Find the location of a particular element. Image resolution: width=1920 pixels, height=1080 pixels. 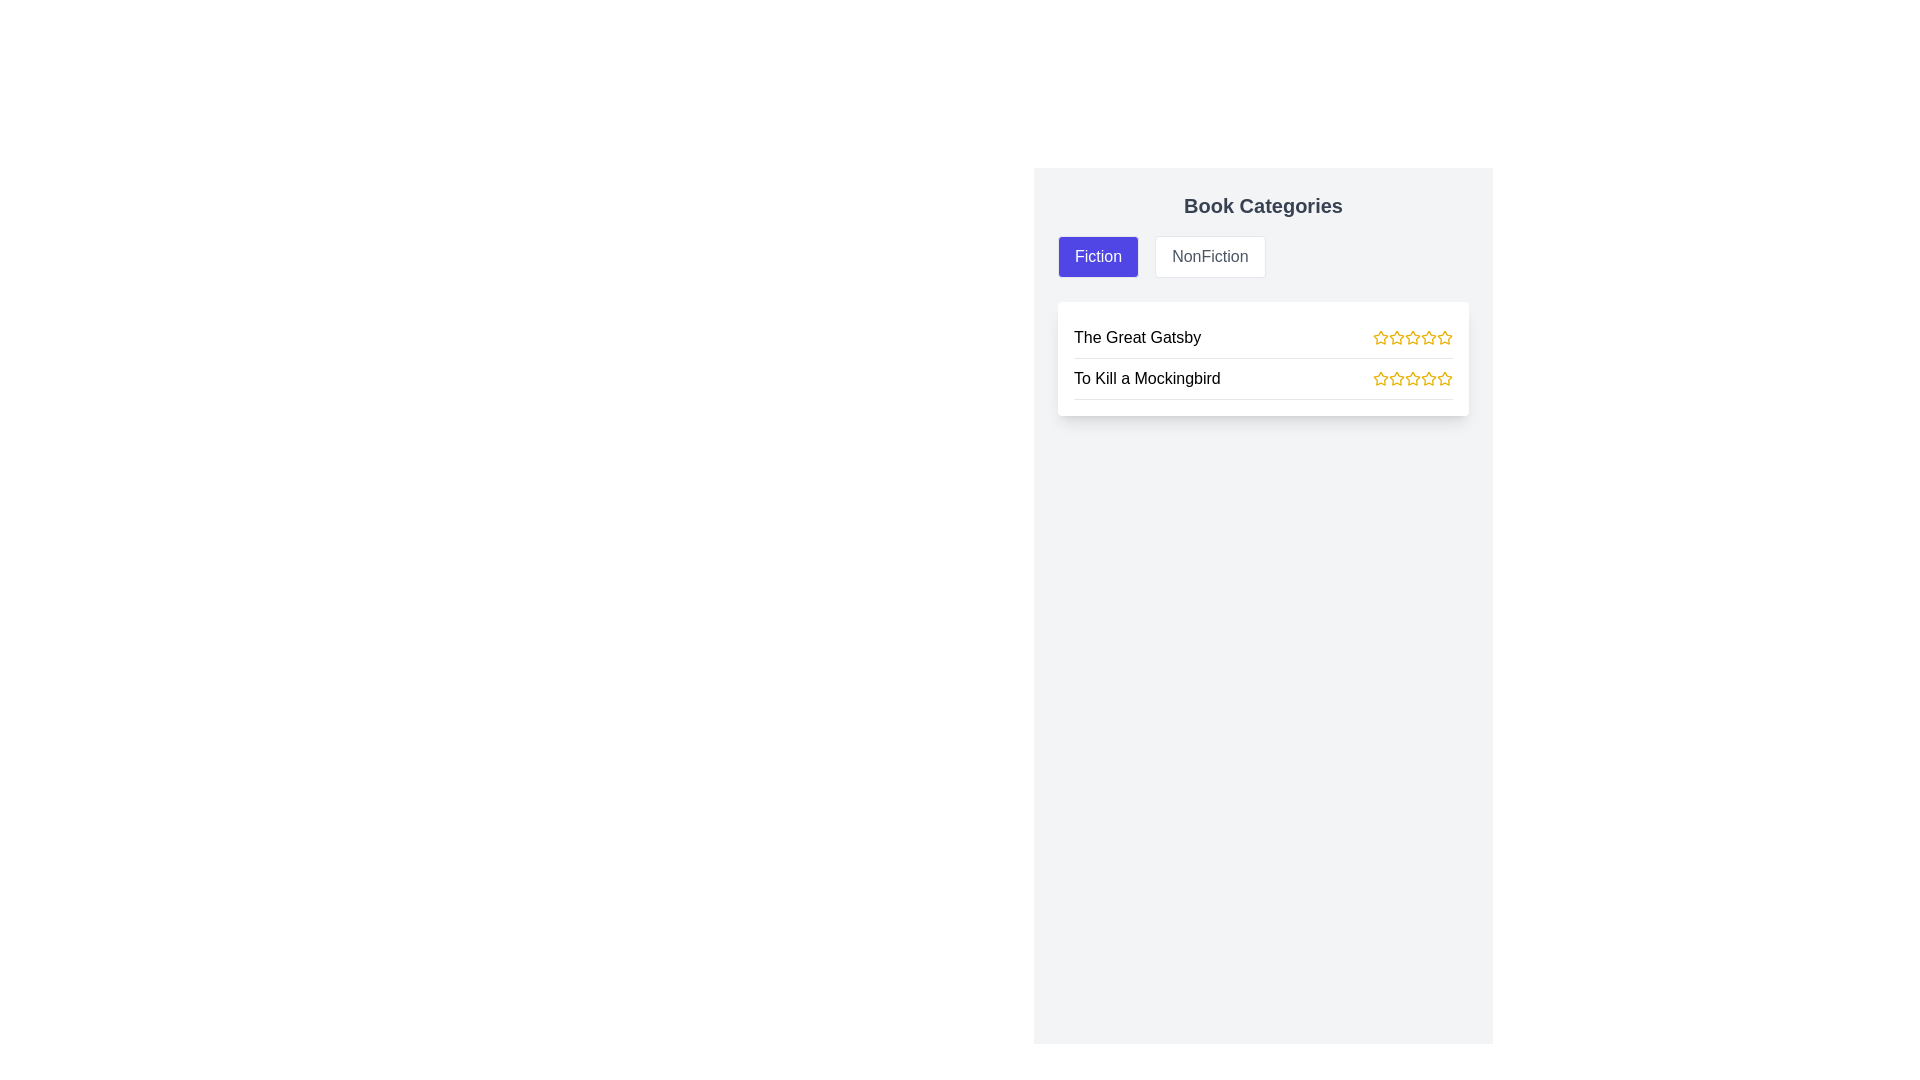

the fifth star icon in the star rating component is located at coordinates (1428, 378).